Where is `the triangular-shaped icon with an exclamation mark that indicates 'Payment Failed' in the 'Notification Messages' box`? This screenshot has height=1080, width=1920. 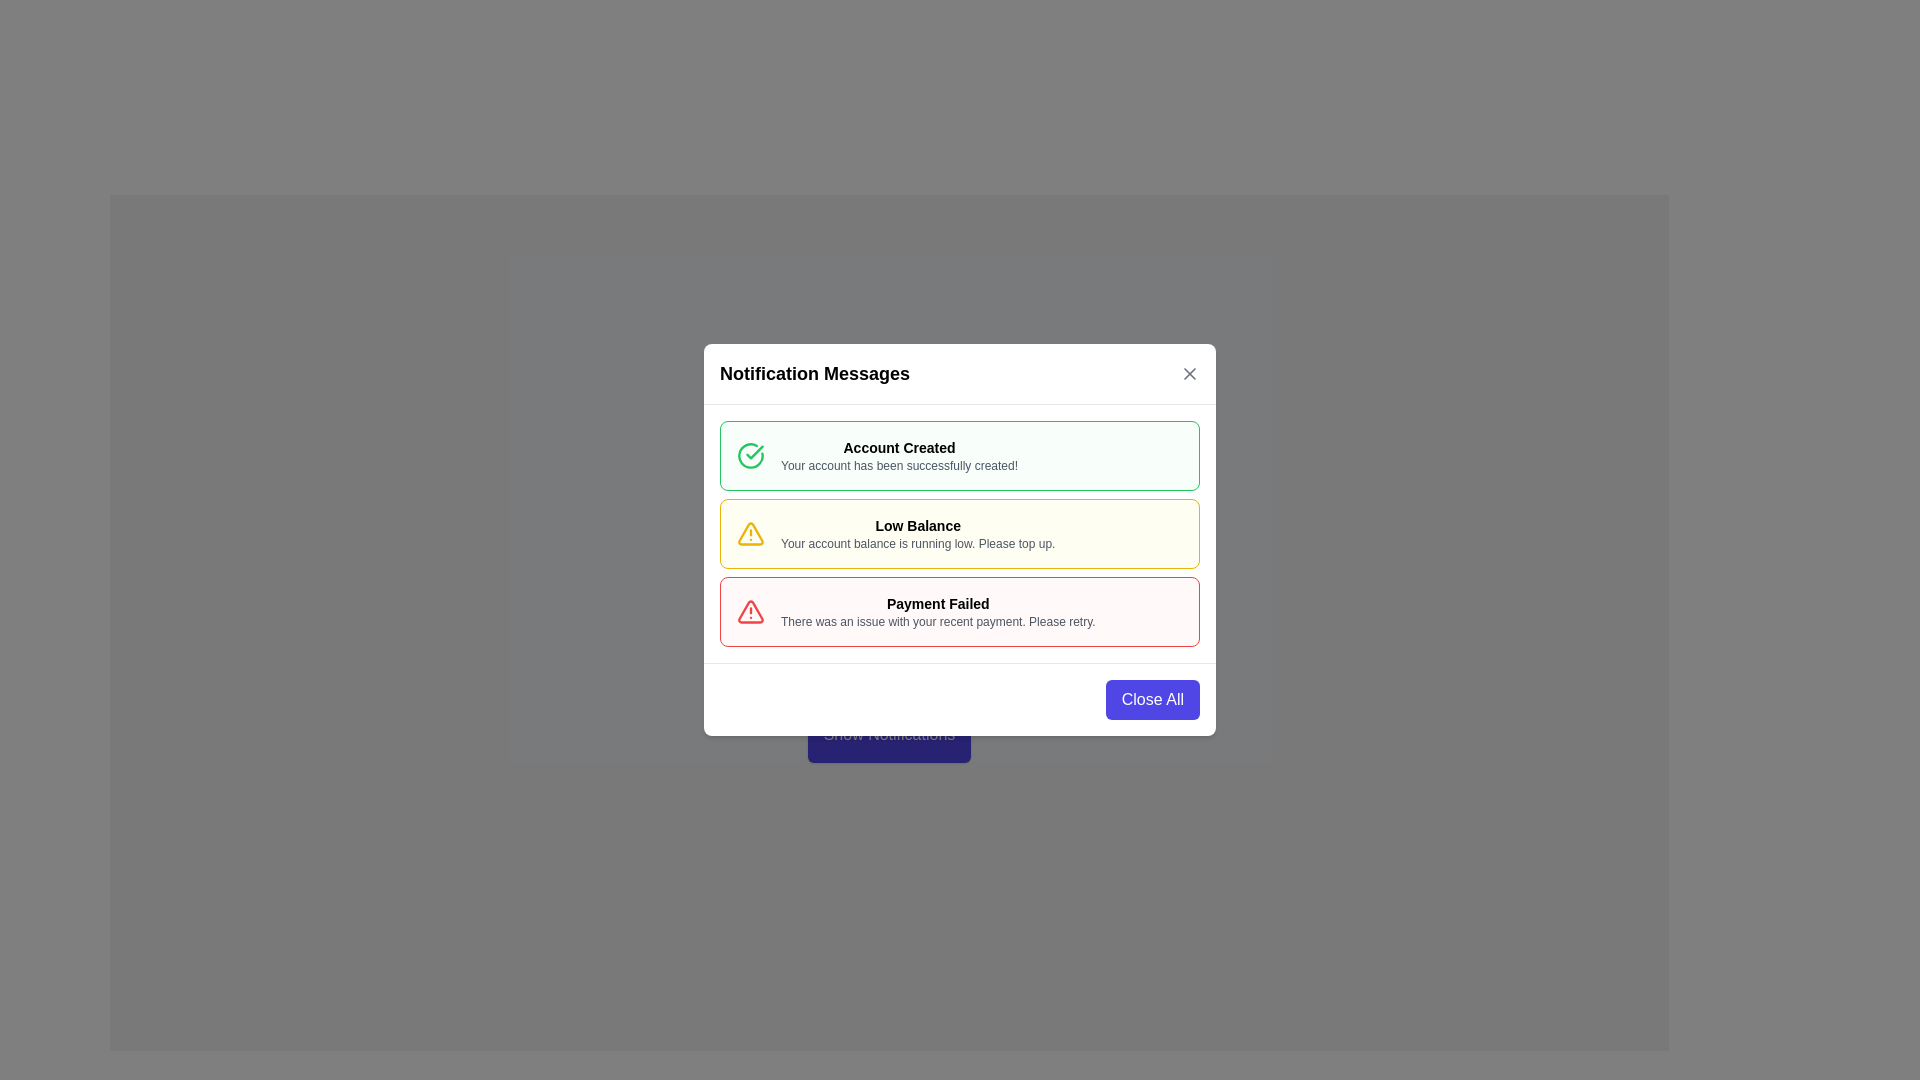 the triangular-shaped icon with an exclamation mark that indicates 'Payment Failed' in the 'Notification Messages' box is located at coordinates (749, 611).